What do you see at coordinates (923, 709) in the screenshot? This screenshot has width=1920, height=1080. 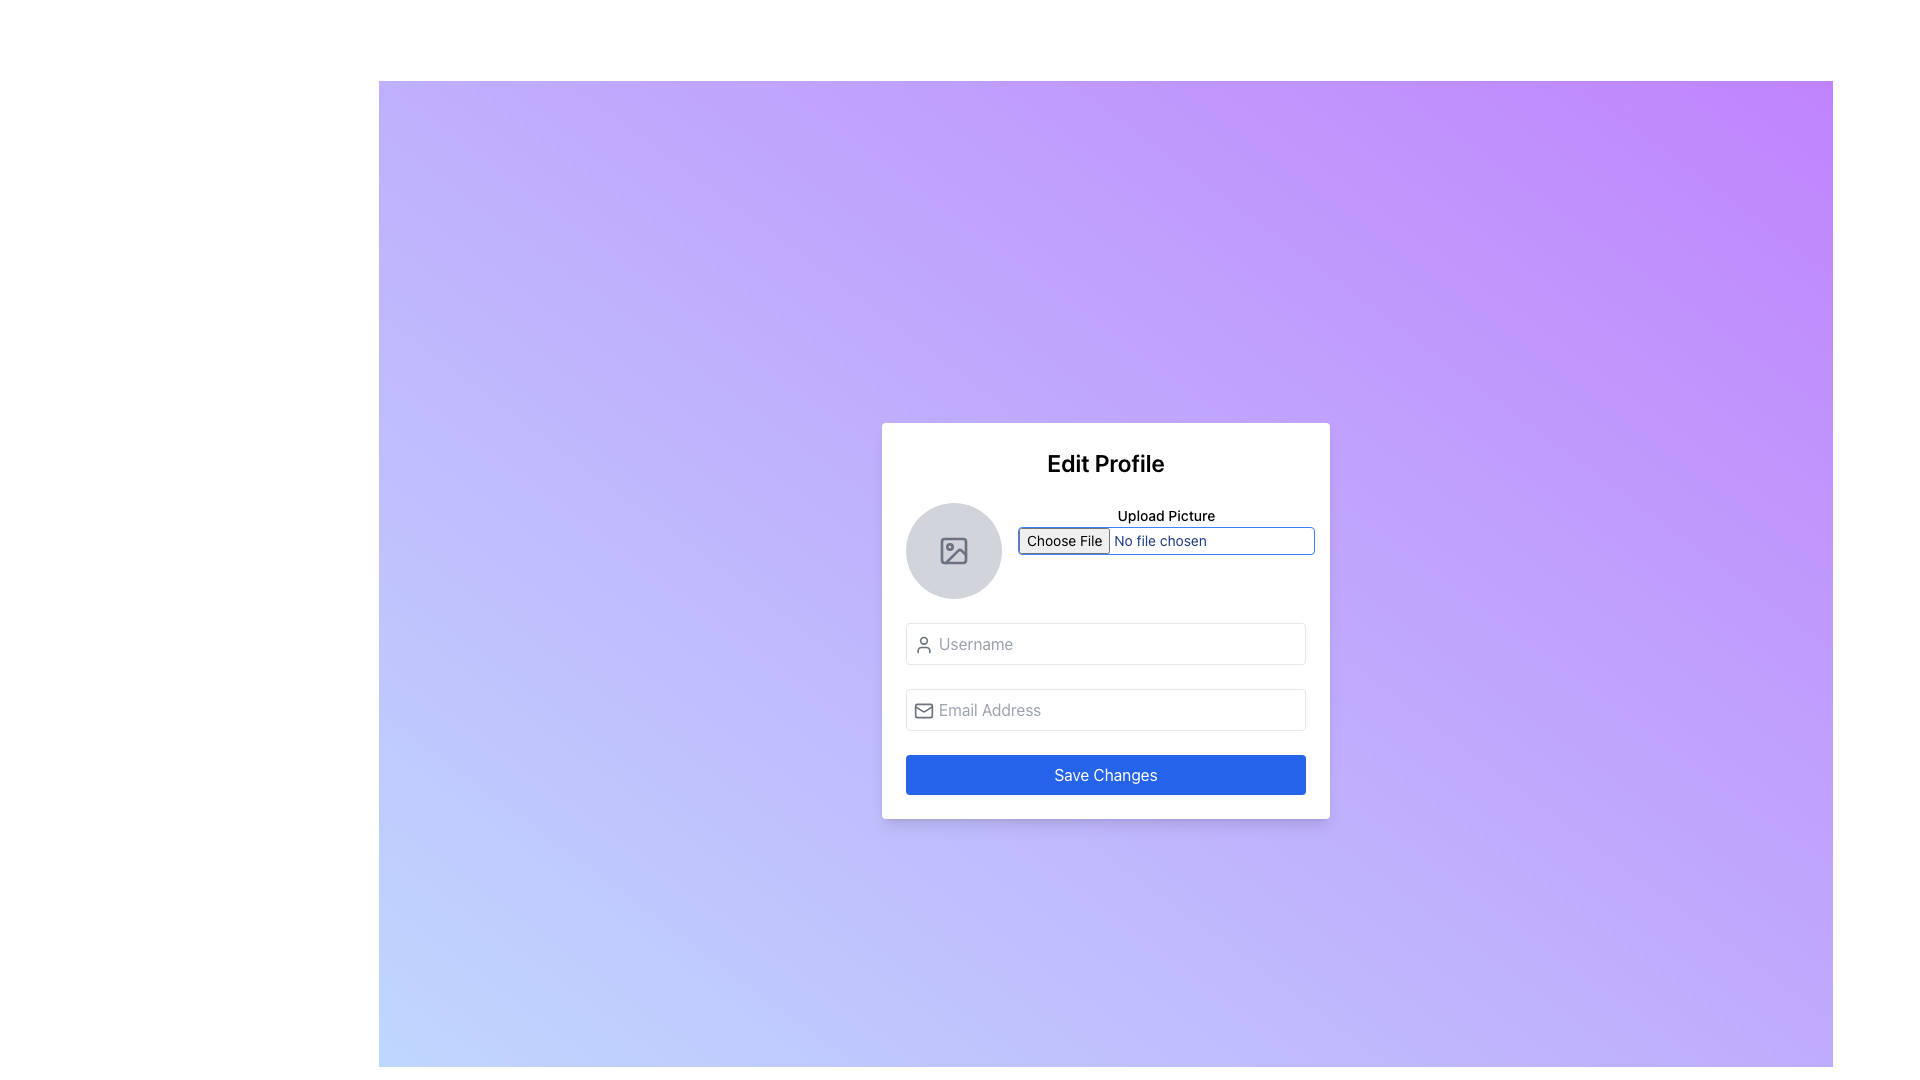 I see `the email address icon located to the left of the 'Email Address' input field, positioned slightly above the midpoint of the field` at bounding box center [923, 709].